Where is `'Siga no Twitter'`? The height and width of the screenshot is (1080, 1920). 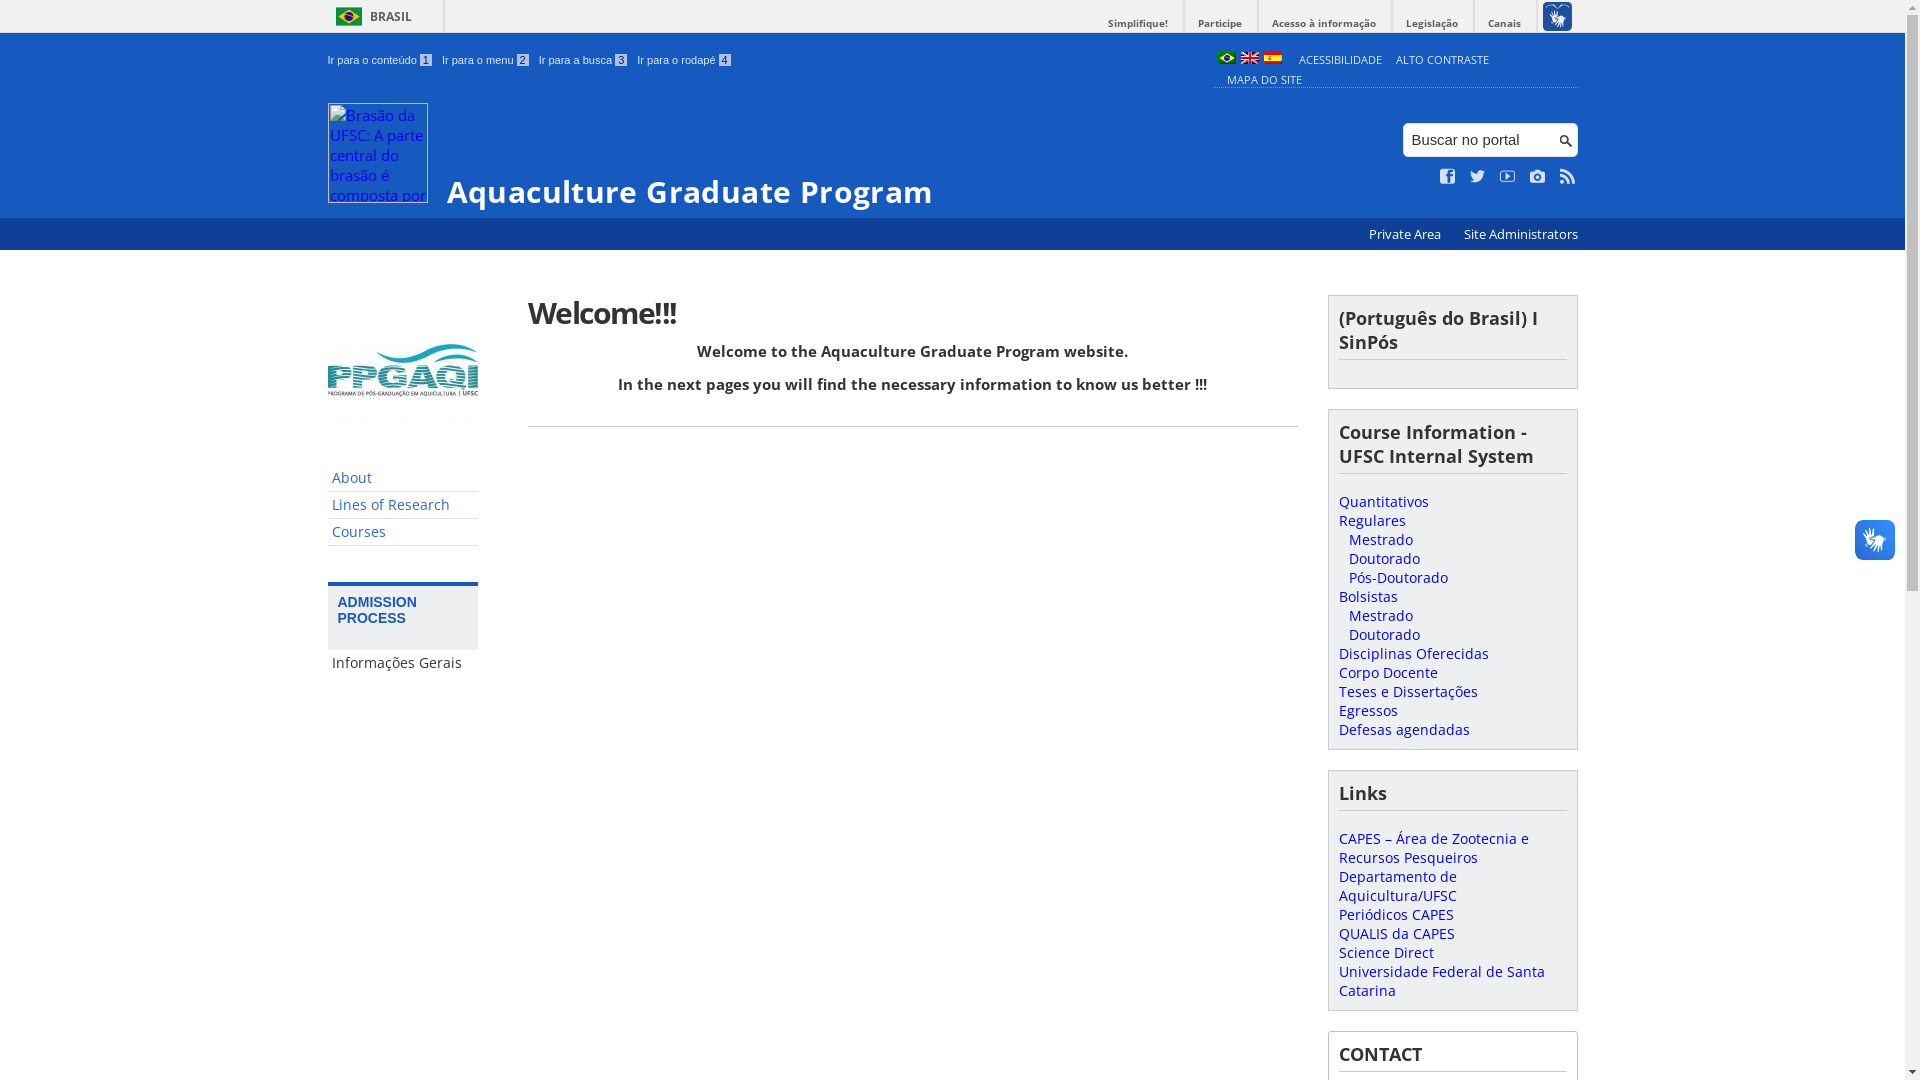
'Siga no Twitter' is located at coordinates (1478, 176).